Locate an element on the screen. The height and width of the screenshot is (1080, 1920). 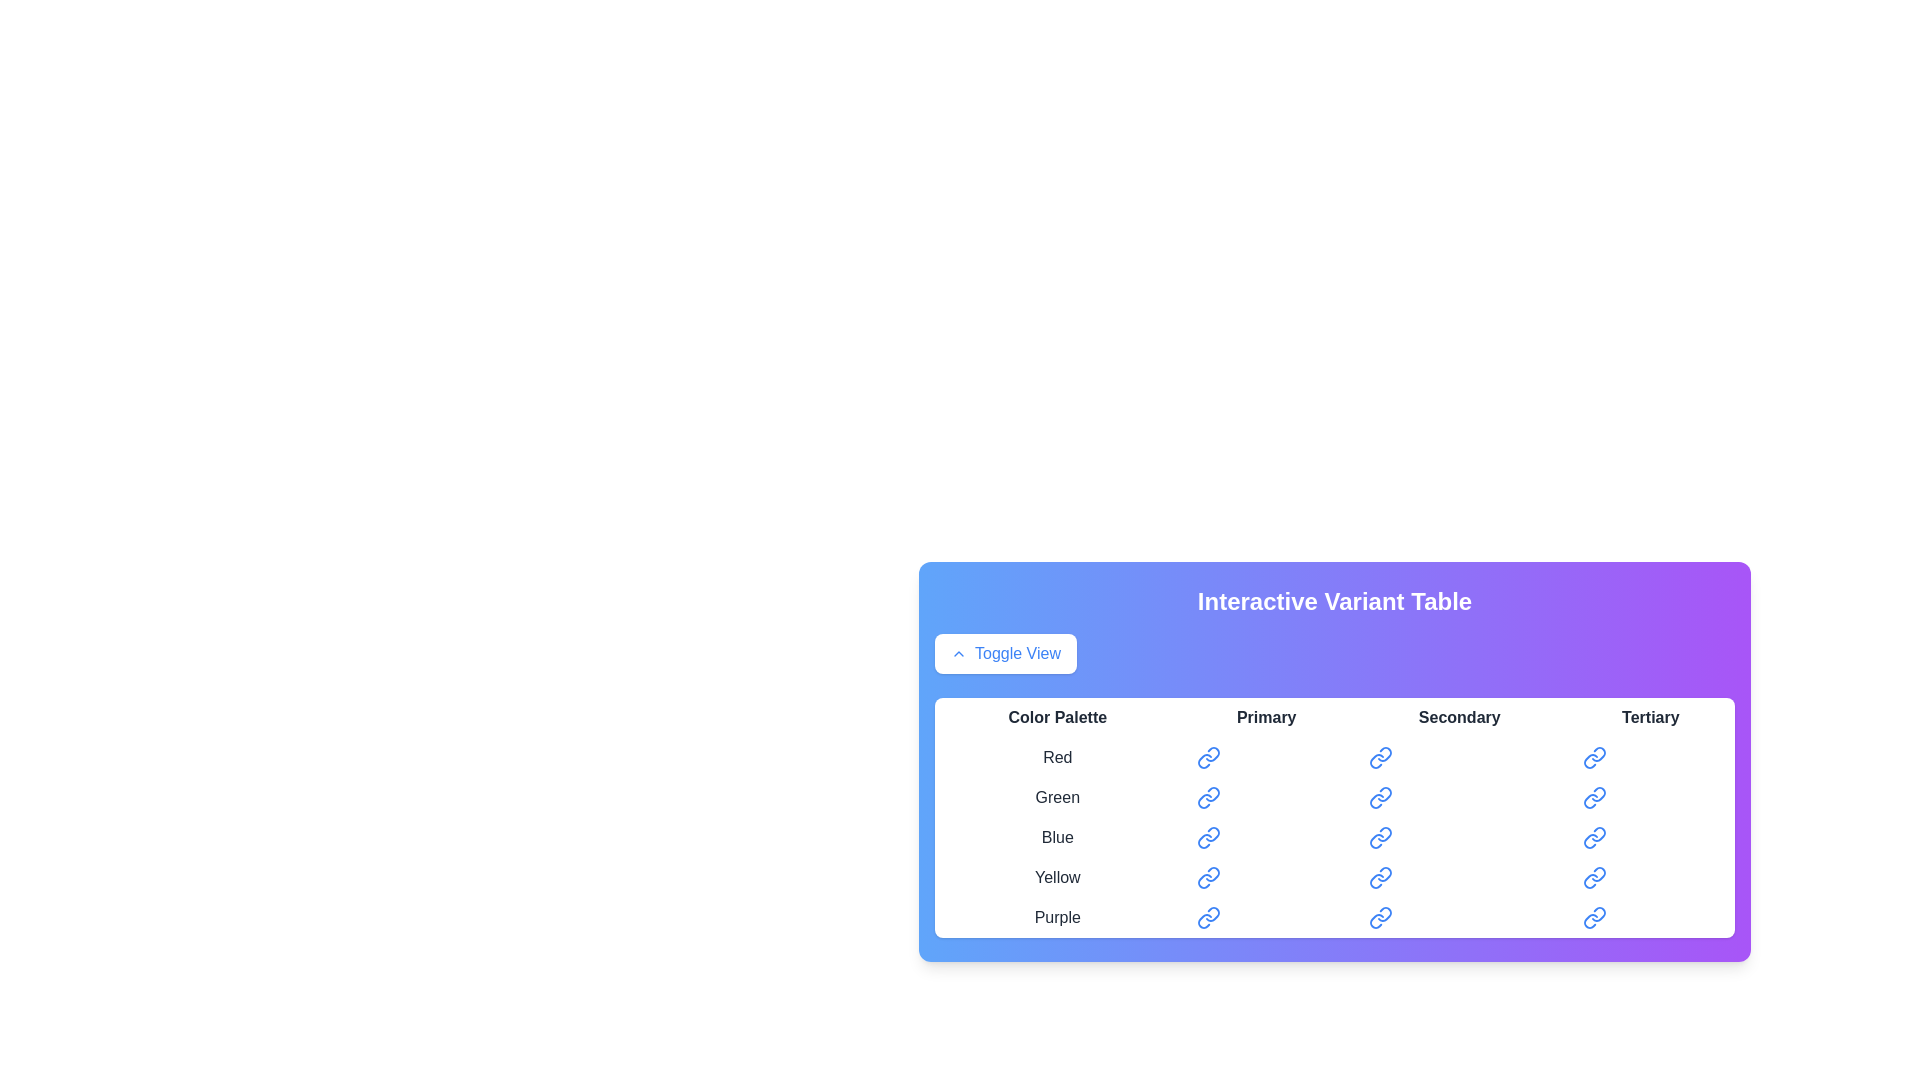
the blue link icon styled as a chain labeled 'Secondary - Green' in the 'Interactive Variant Table' is located at coordinates (1379, 797).